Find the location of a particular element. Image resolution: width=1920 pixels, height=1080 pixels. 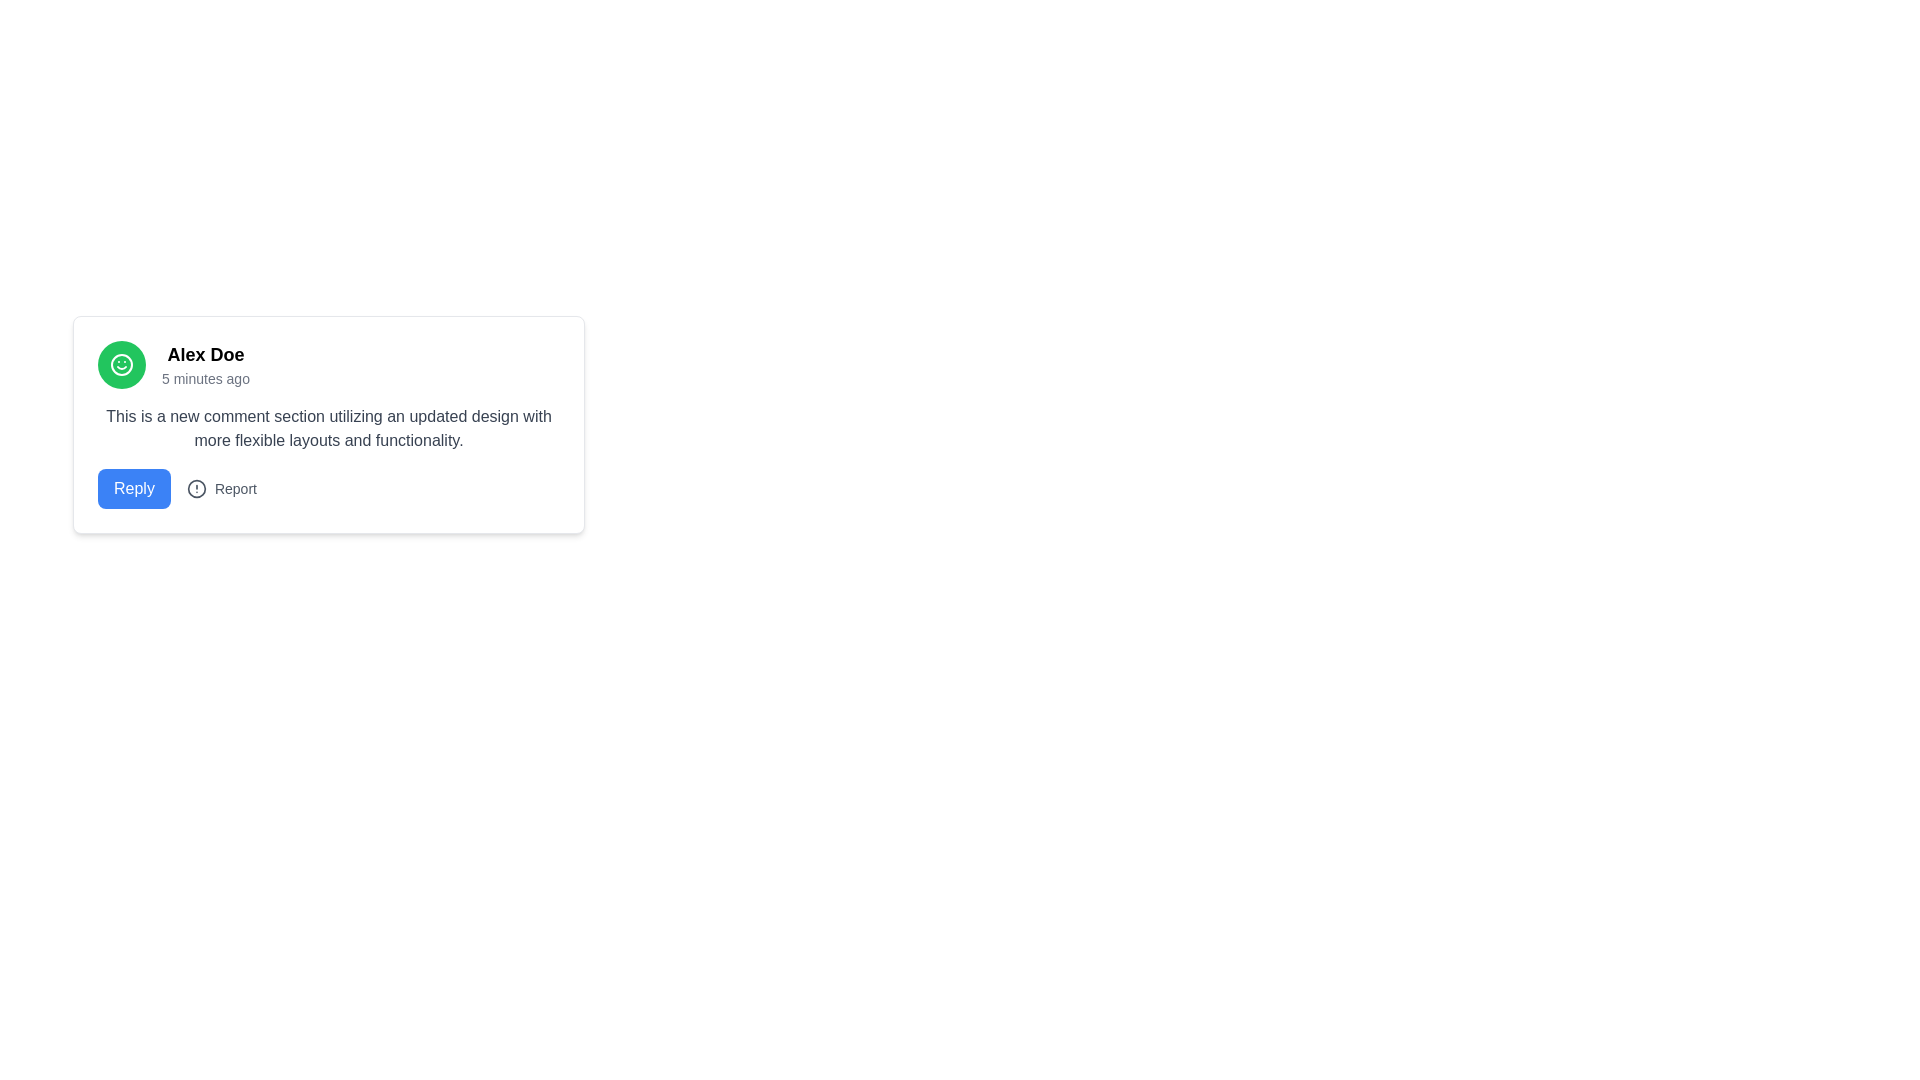

the green circular avatar image with a smiley face located at the top-left corner of the comment card, next to 'Alex Doe' and '5 minutes ago' is located at coordinates (120, 365).